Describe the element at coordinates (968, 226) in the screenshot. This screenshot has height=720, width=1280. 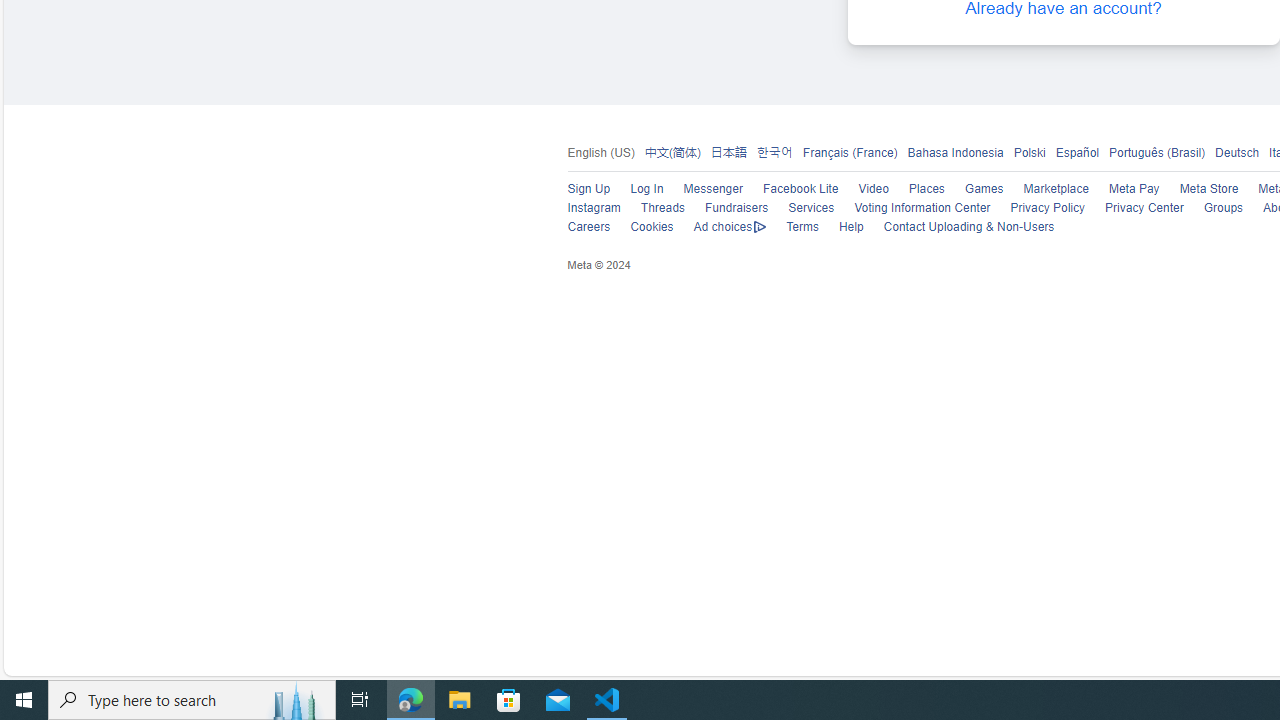
I see `'Contact Uploading & Non-Users'` at that location.